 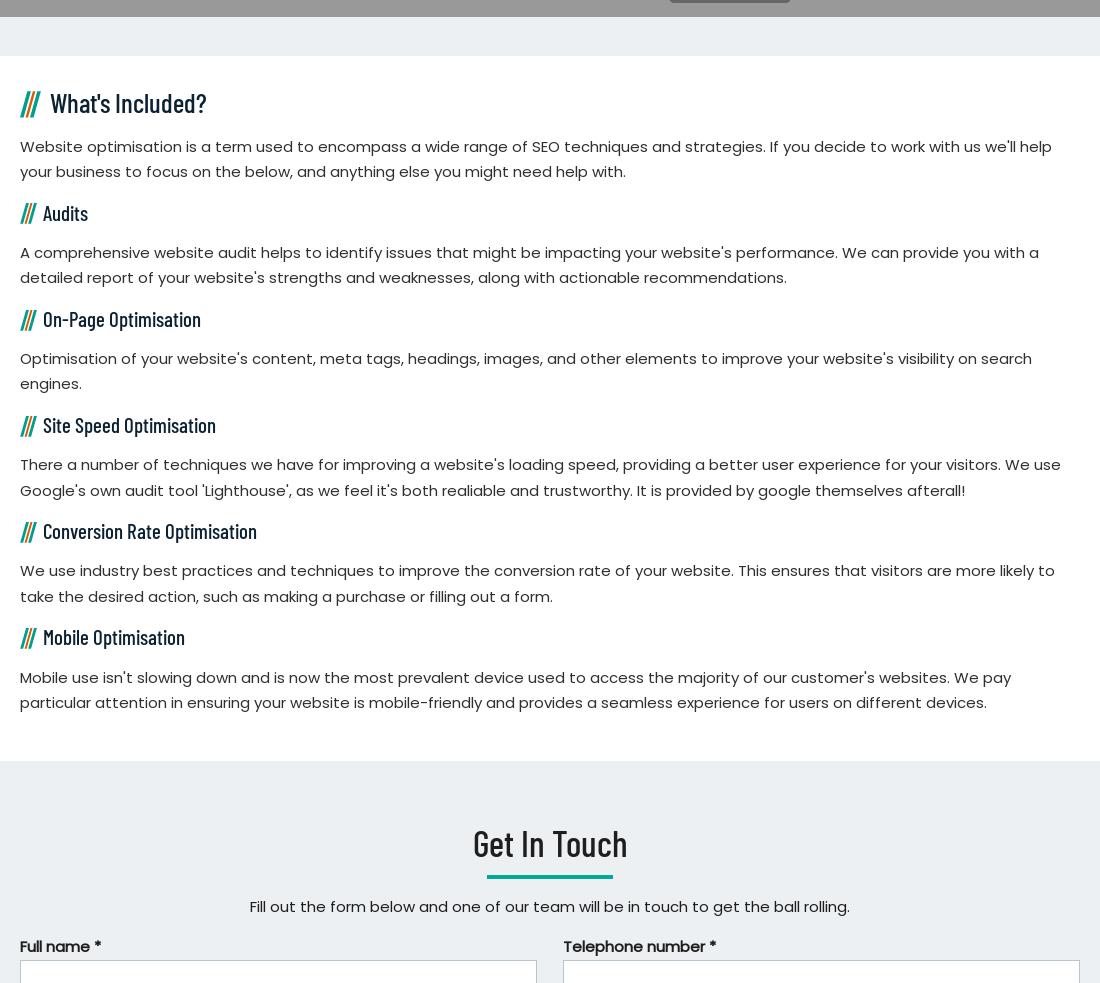 I want to click on 'Website optimisation is a term used to encompass a wide range of SEO techniques and strategies. If you decide to work with us we'll help your business to focus on the below, and anything else you might need help with.', so click(x=536, y=157).